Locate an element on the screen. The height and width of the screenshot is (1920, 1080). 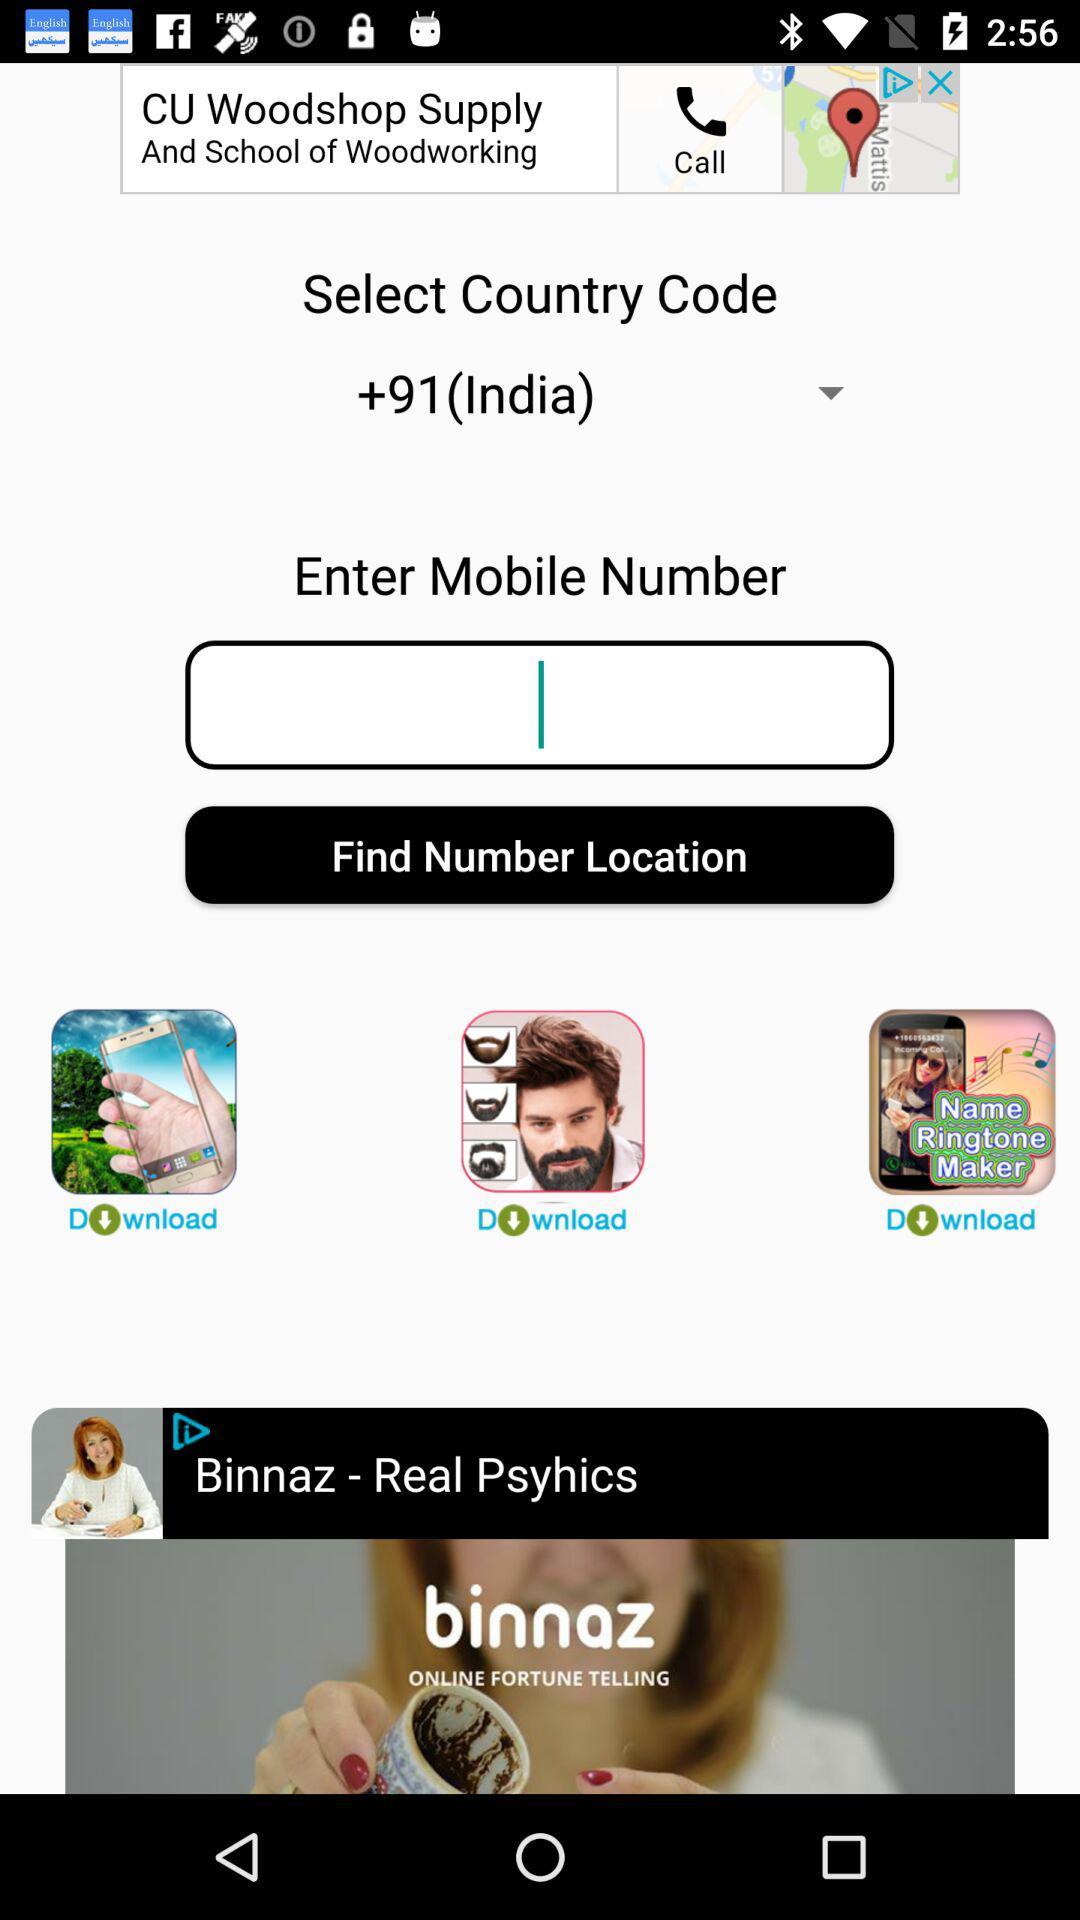
press beard advertisement is located at coordinates (540, 1112).